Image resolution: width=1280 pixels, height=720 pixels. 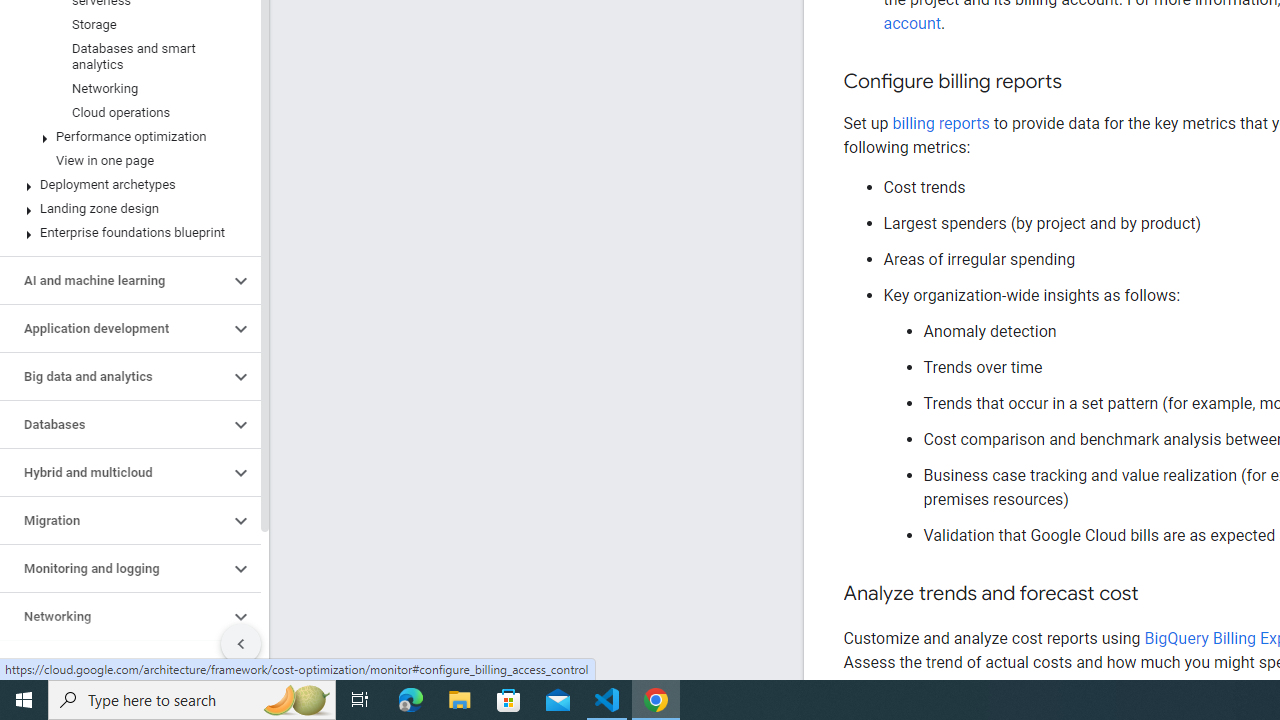 I want to click on 'Application development', so click(x=113, y=328).